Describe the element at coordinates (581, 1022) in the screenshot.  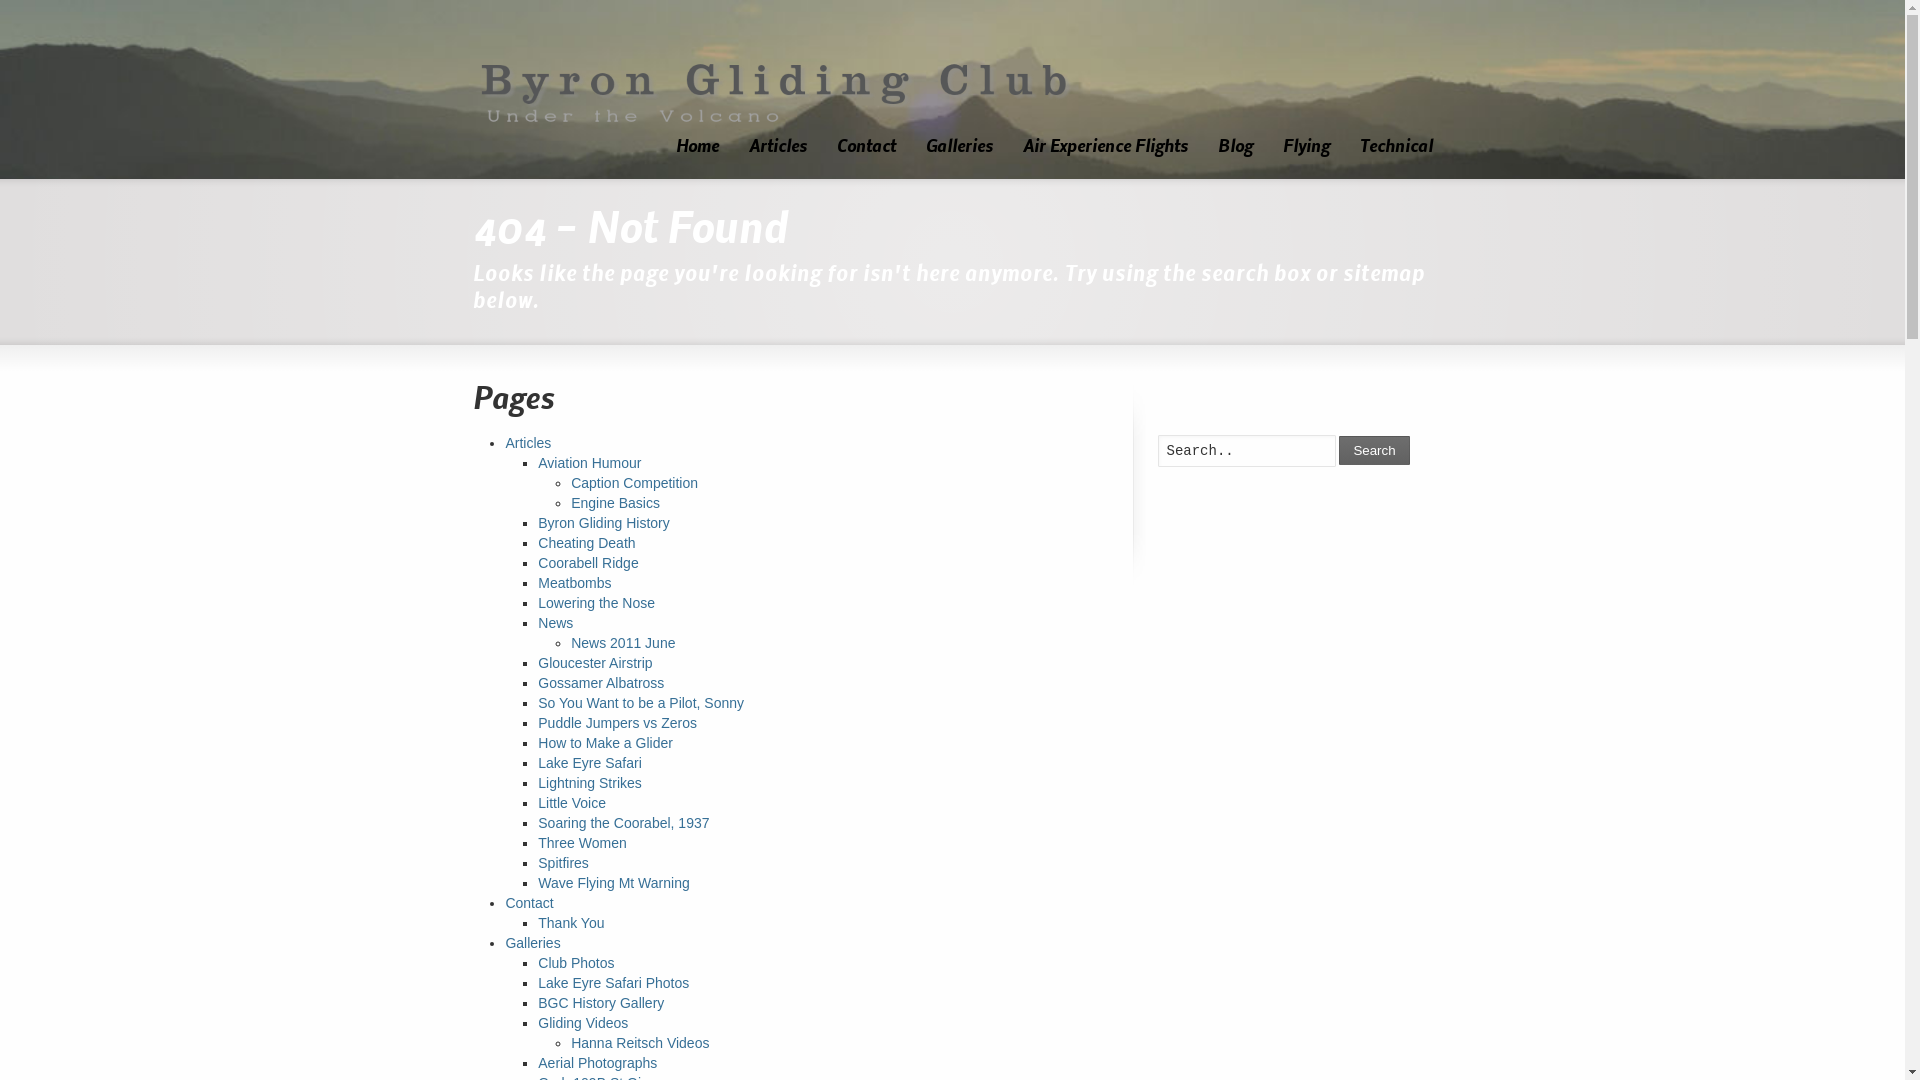
I see `'Gliding Videos'` at that location.